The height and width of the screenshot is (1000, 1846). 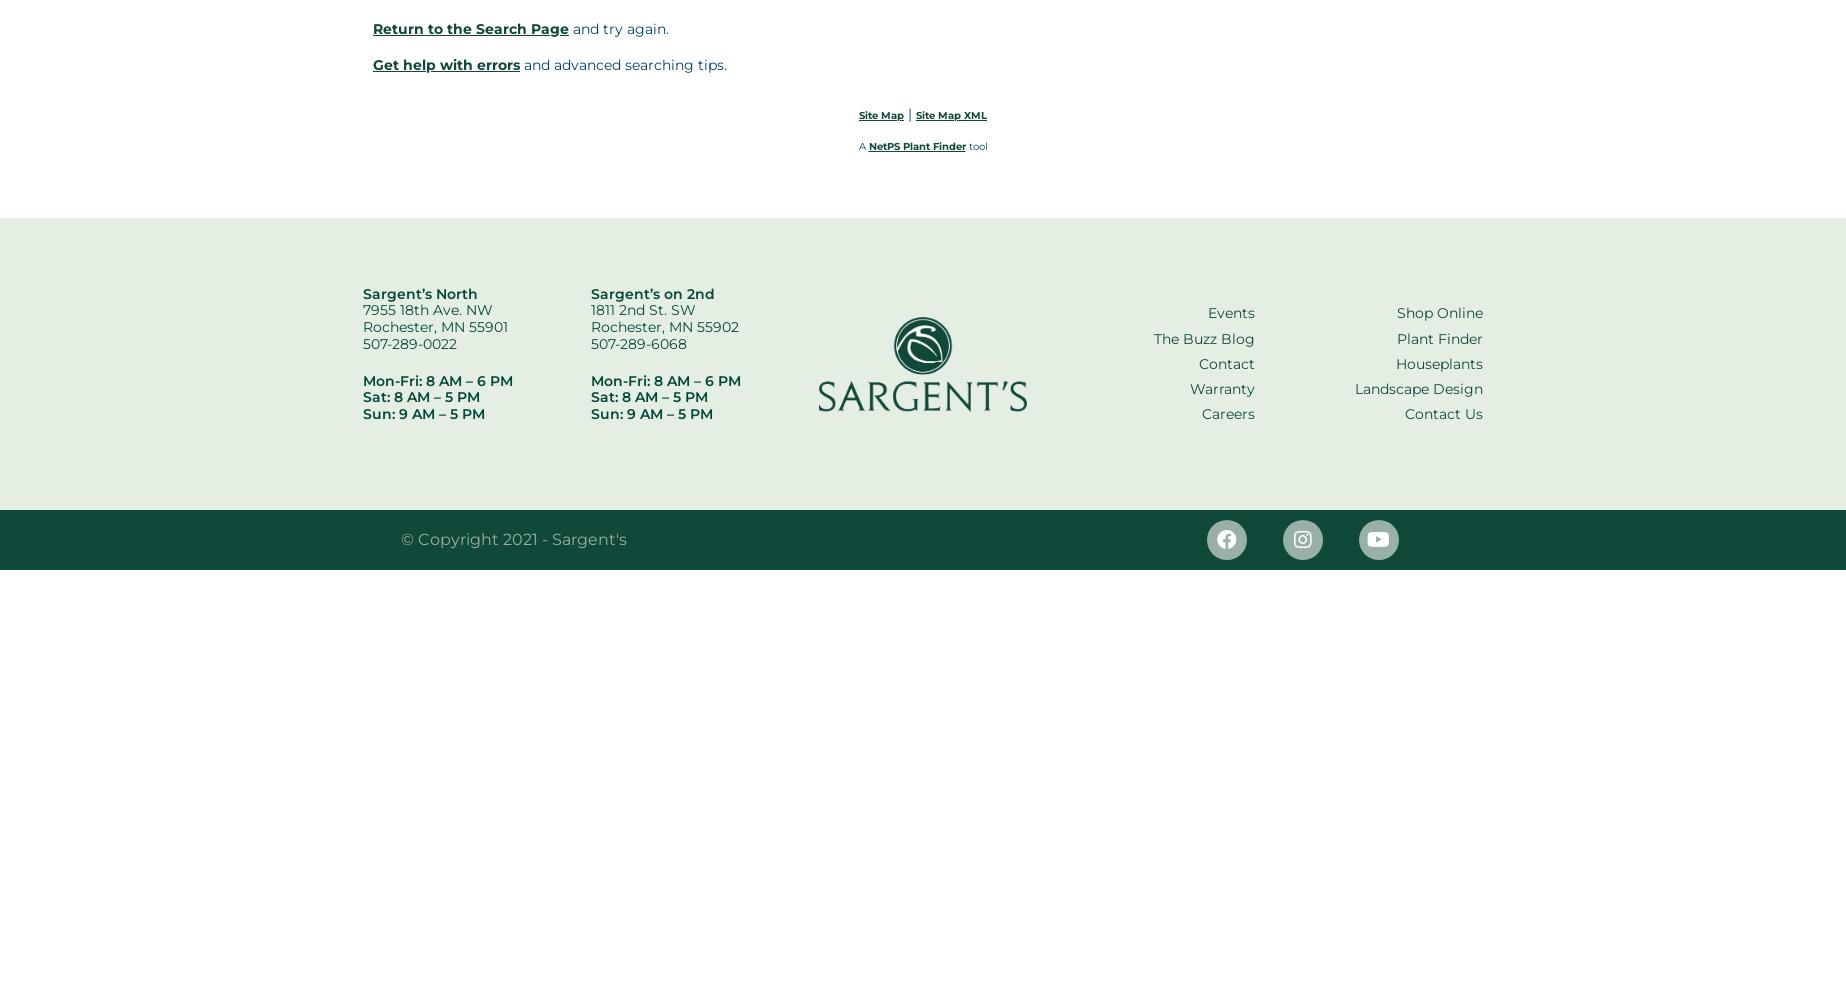 What do you see at coordinates (1227, 362) in the screenshot?
I see `'Contact'` at bounding box center [1227, 362].